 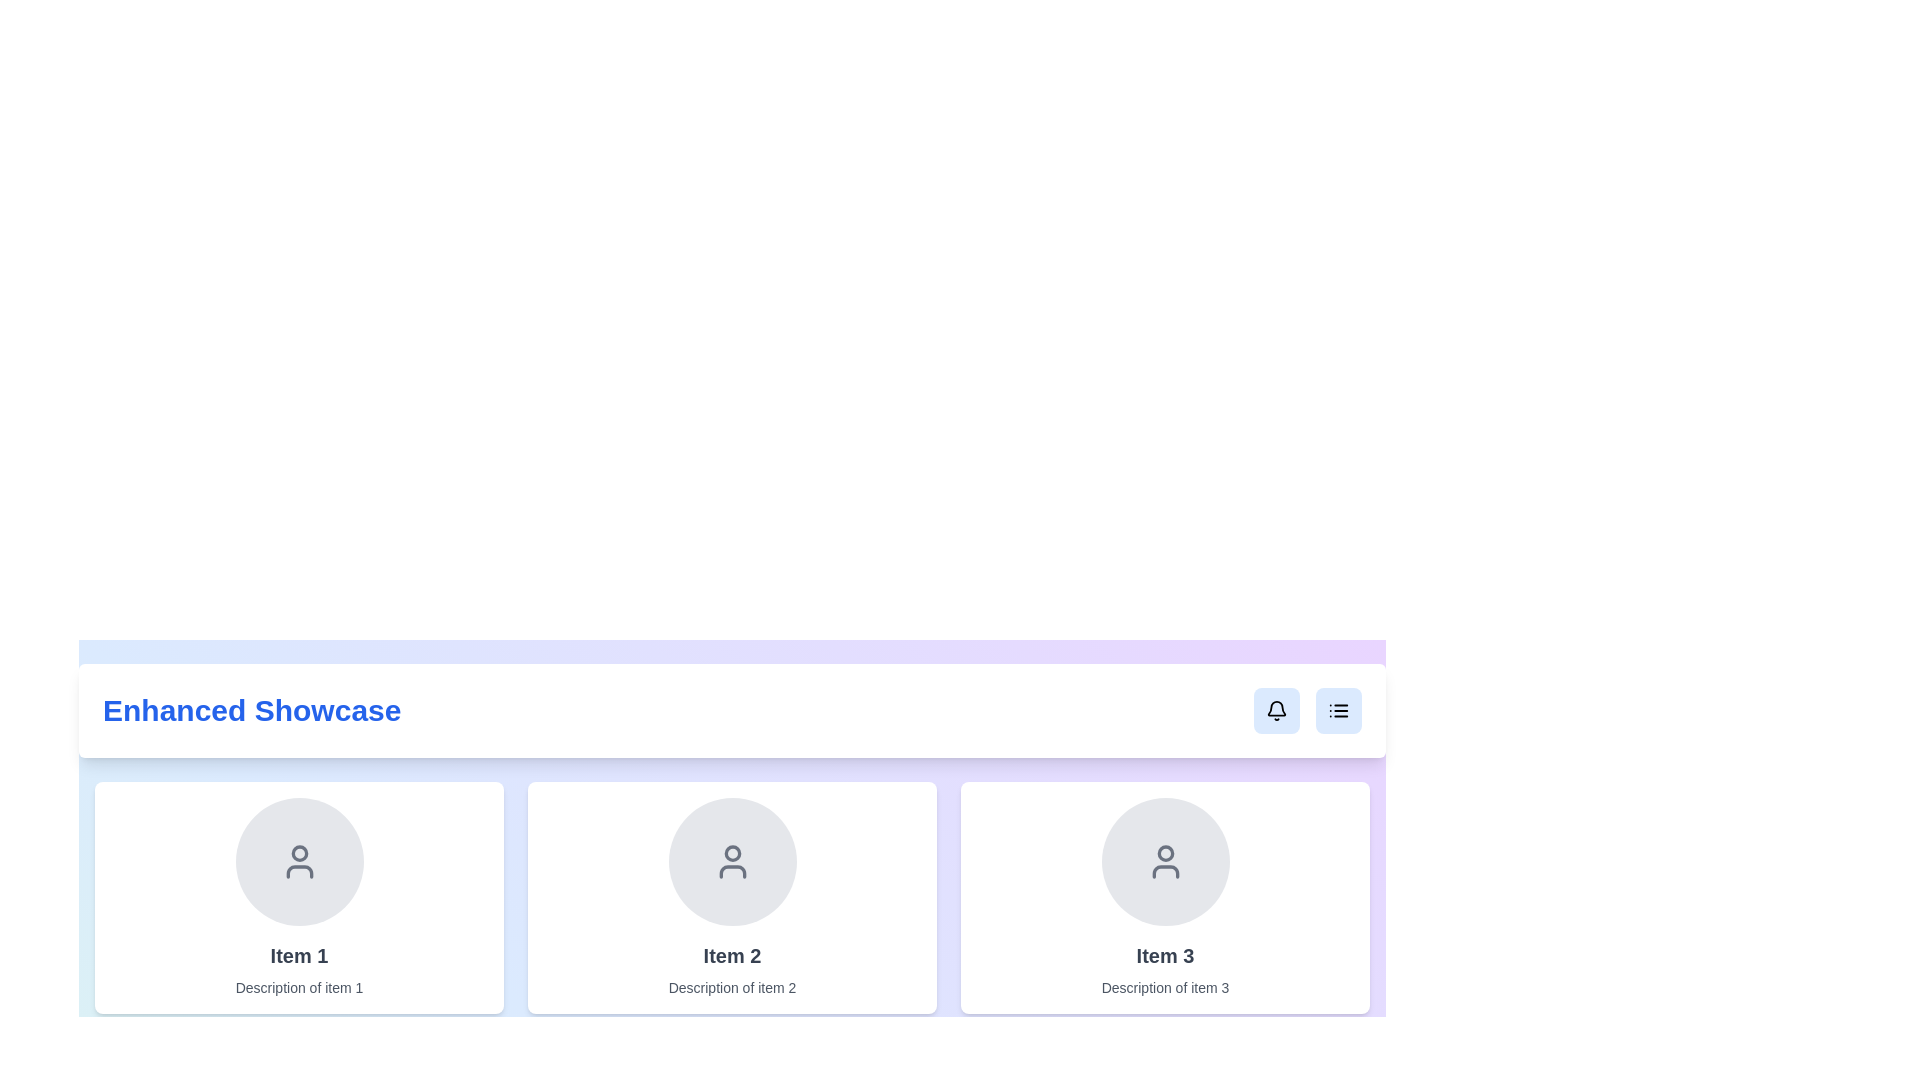 I want to click on the button located at the top-right corner of the main interface, so click(x=1339, y=709).